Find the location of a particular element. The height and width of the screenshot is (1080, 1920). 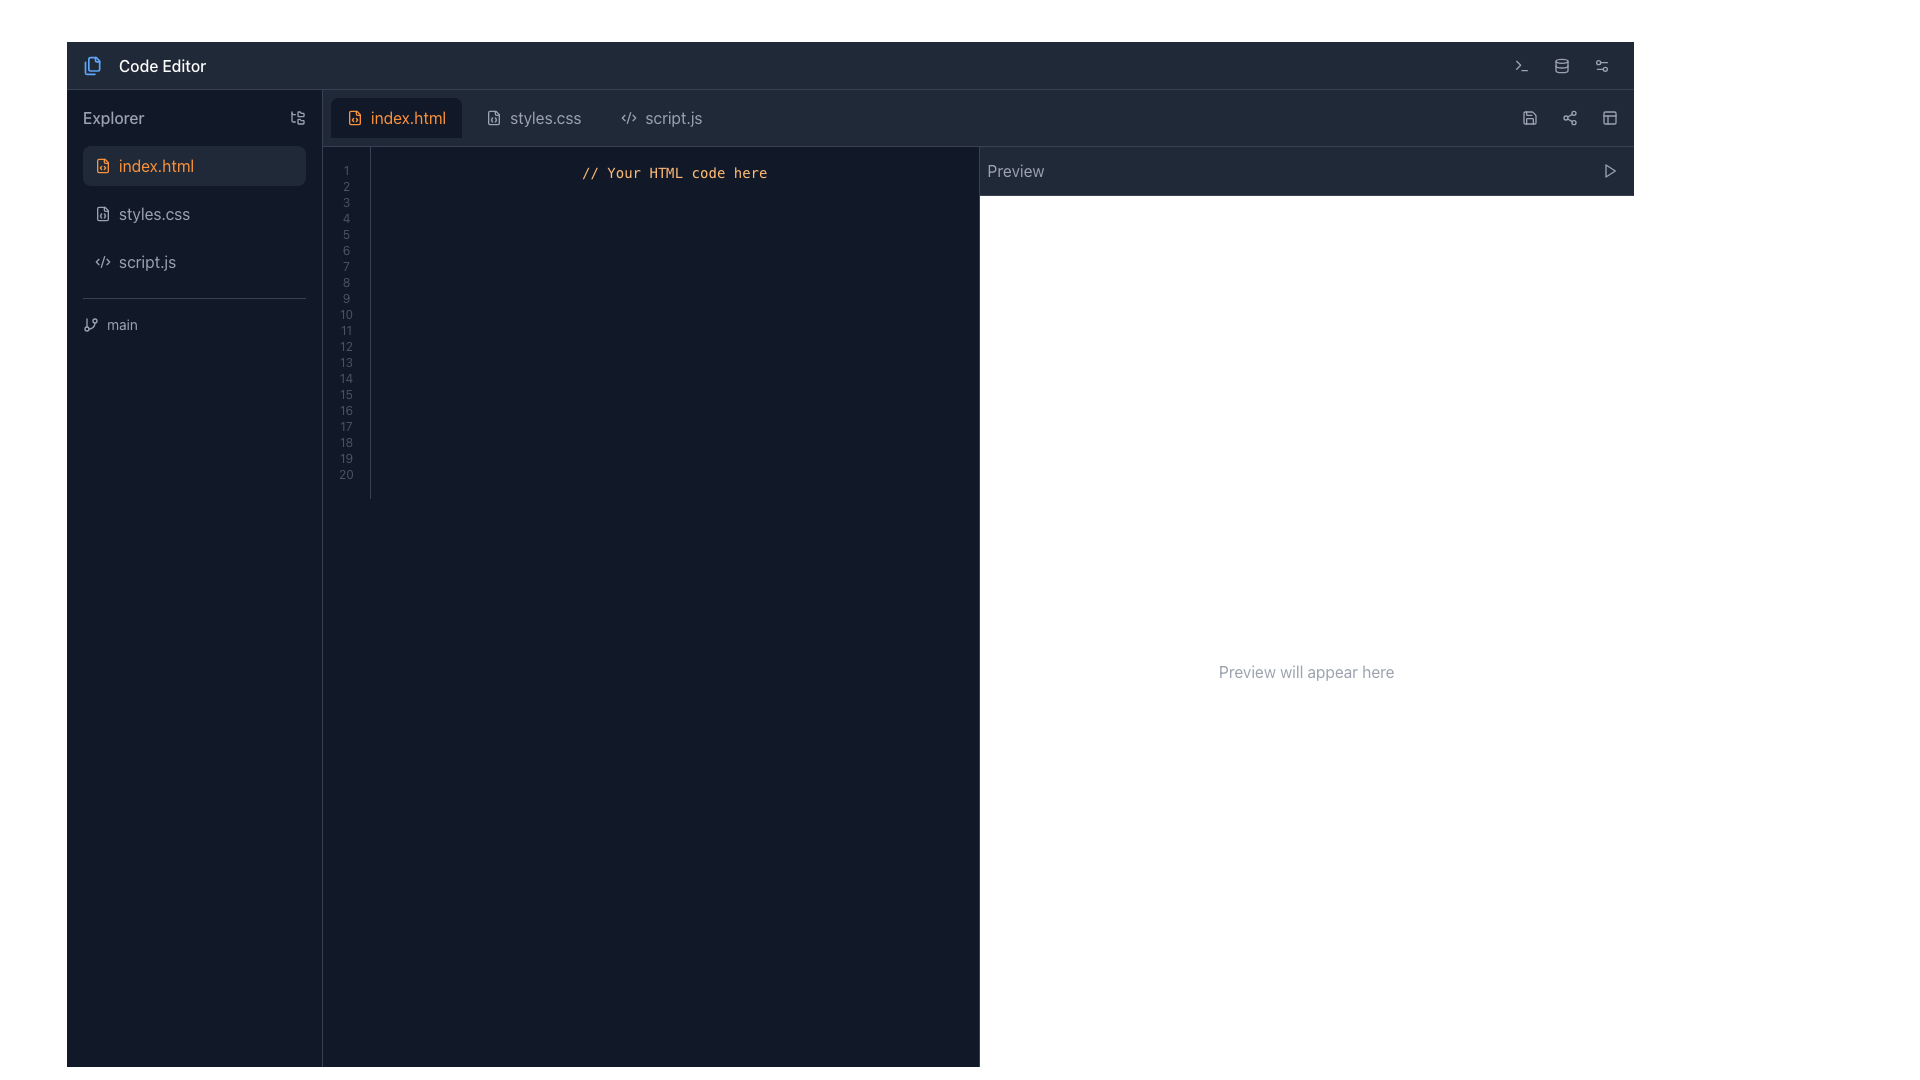

the share Icon button located in the top-right corner of the interface, which is the second icon in a group of three is located at coordinates (1568, 118).